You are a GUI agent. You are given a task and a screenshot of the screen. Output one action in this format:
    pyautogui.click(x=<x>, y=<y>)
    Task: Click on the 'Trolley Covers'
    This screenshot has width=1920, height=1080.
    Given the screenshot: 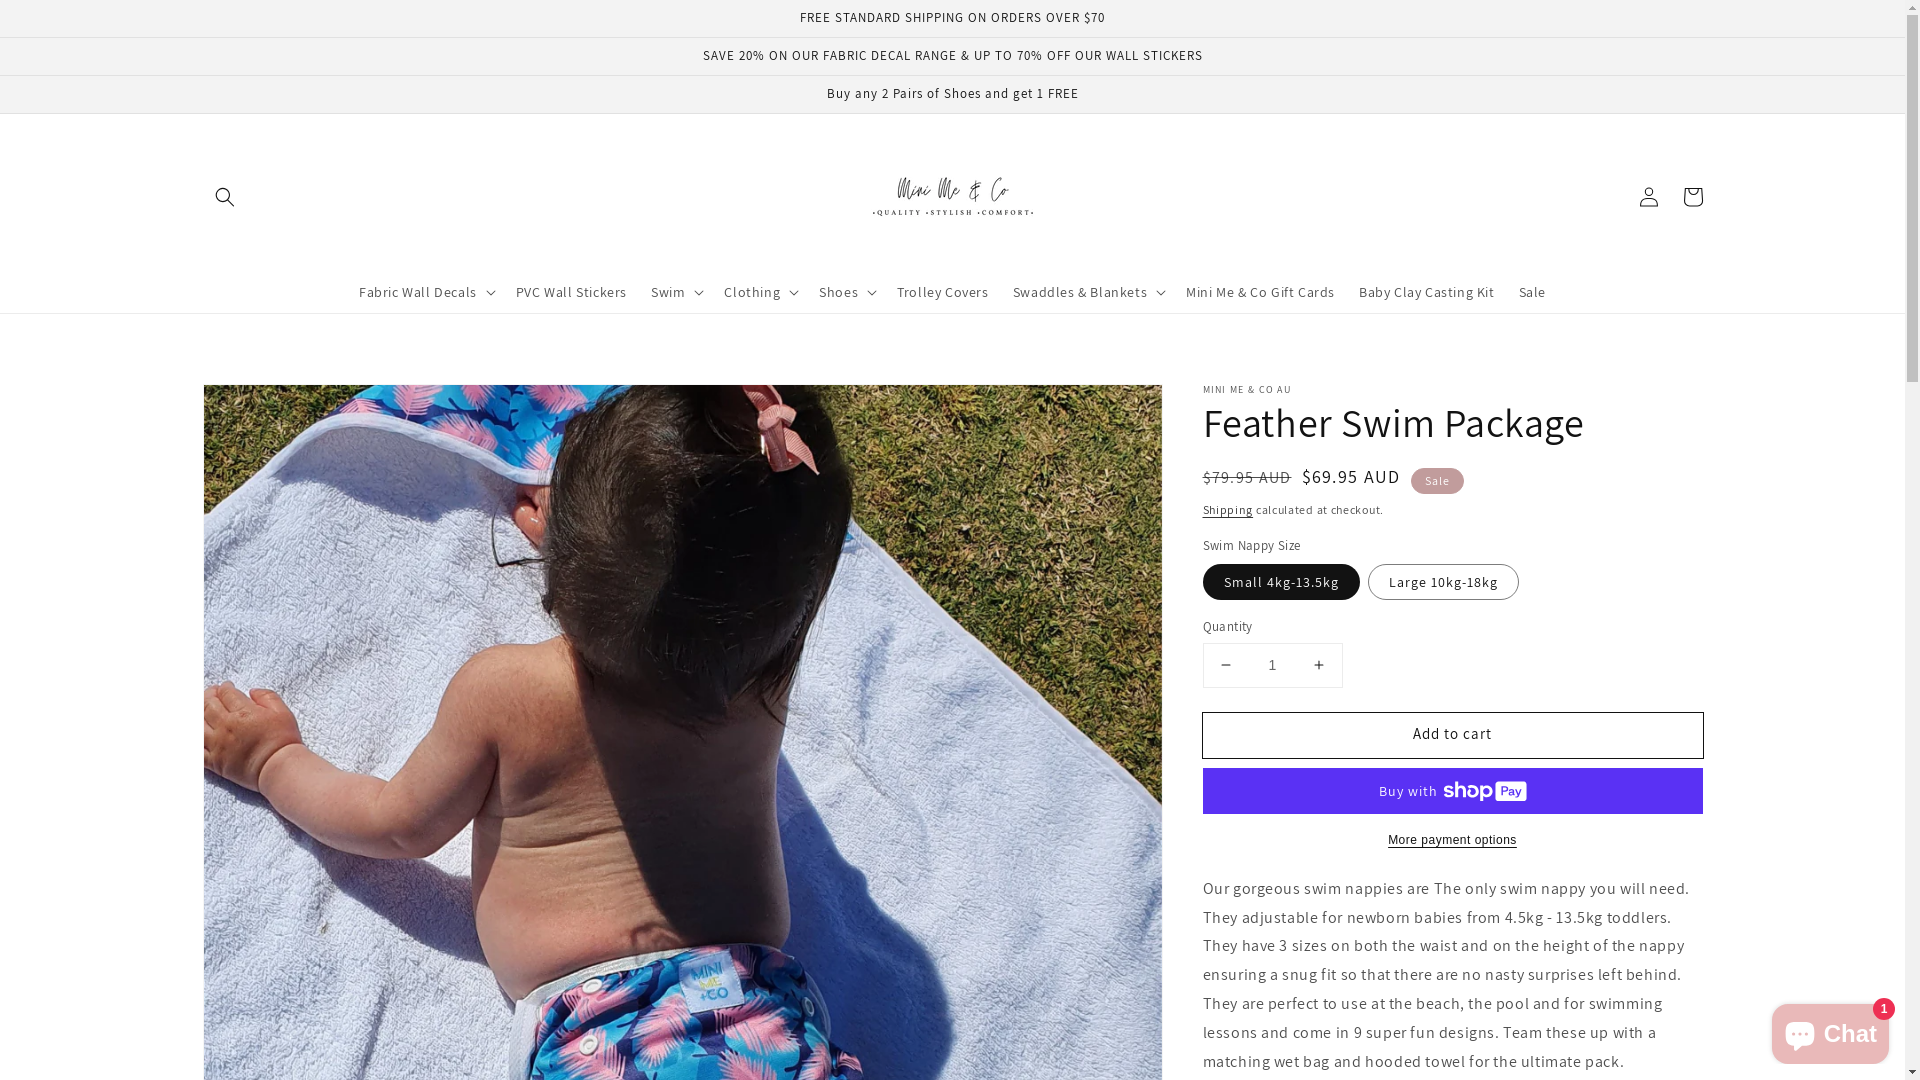 What is the action you would take?
    pyautogui.click(x=941, y=292)
    